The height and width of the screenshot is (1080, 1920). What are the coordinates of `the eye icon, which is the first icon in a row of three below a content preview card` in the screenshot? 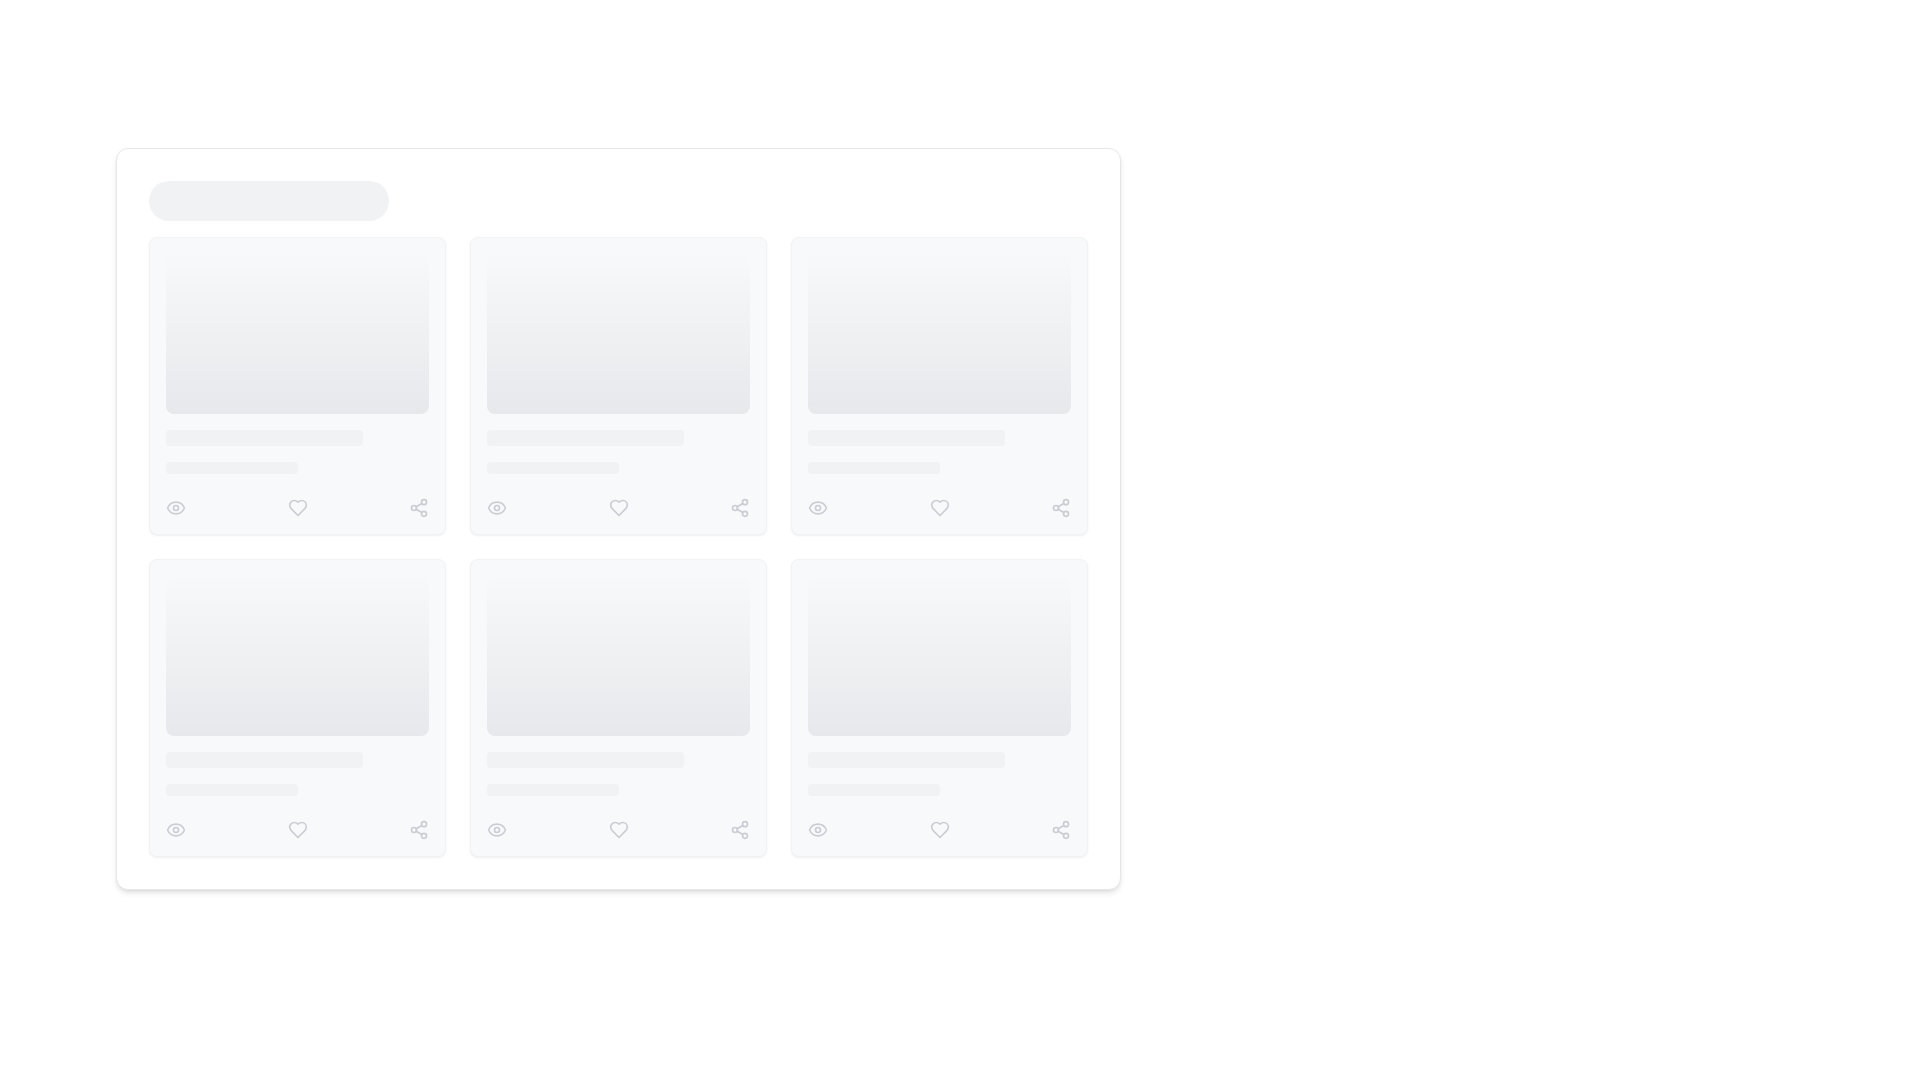 It's located at (497, 829).